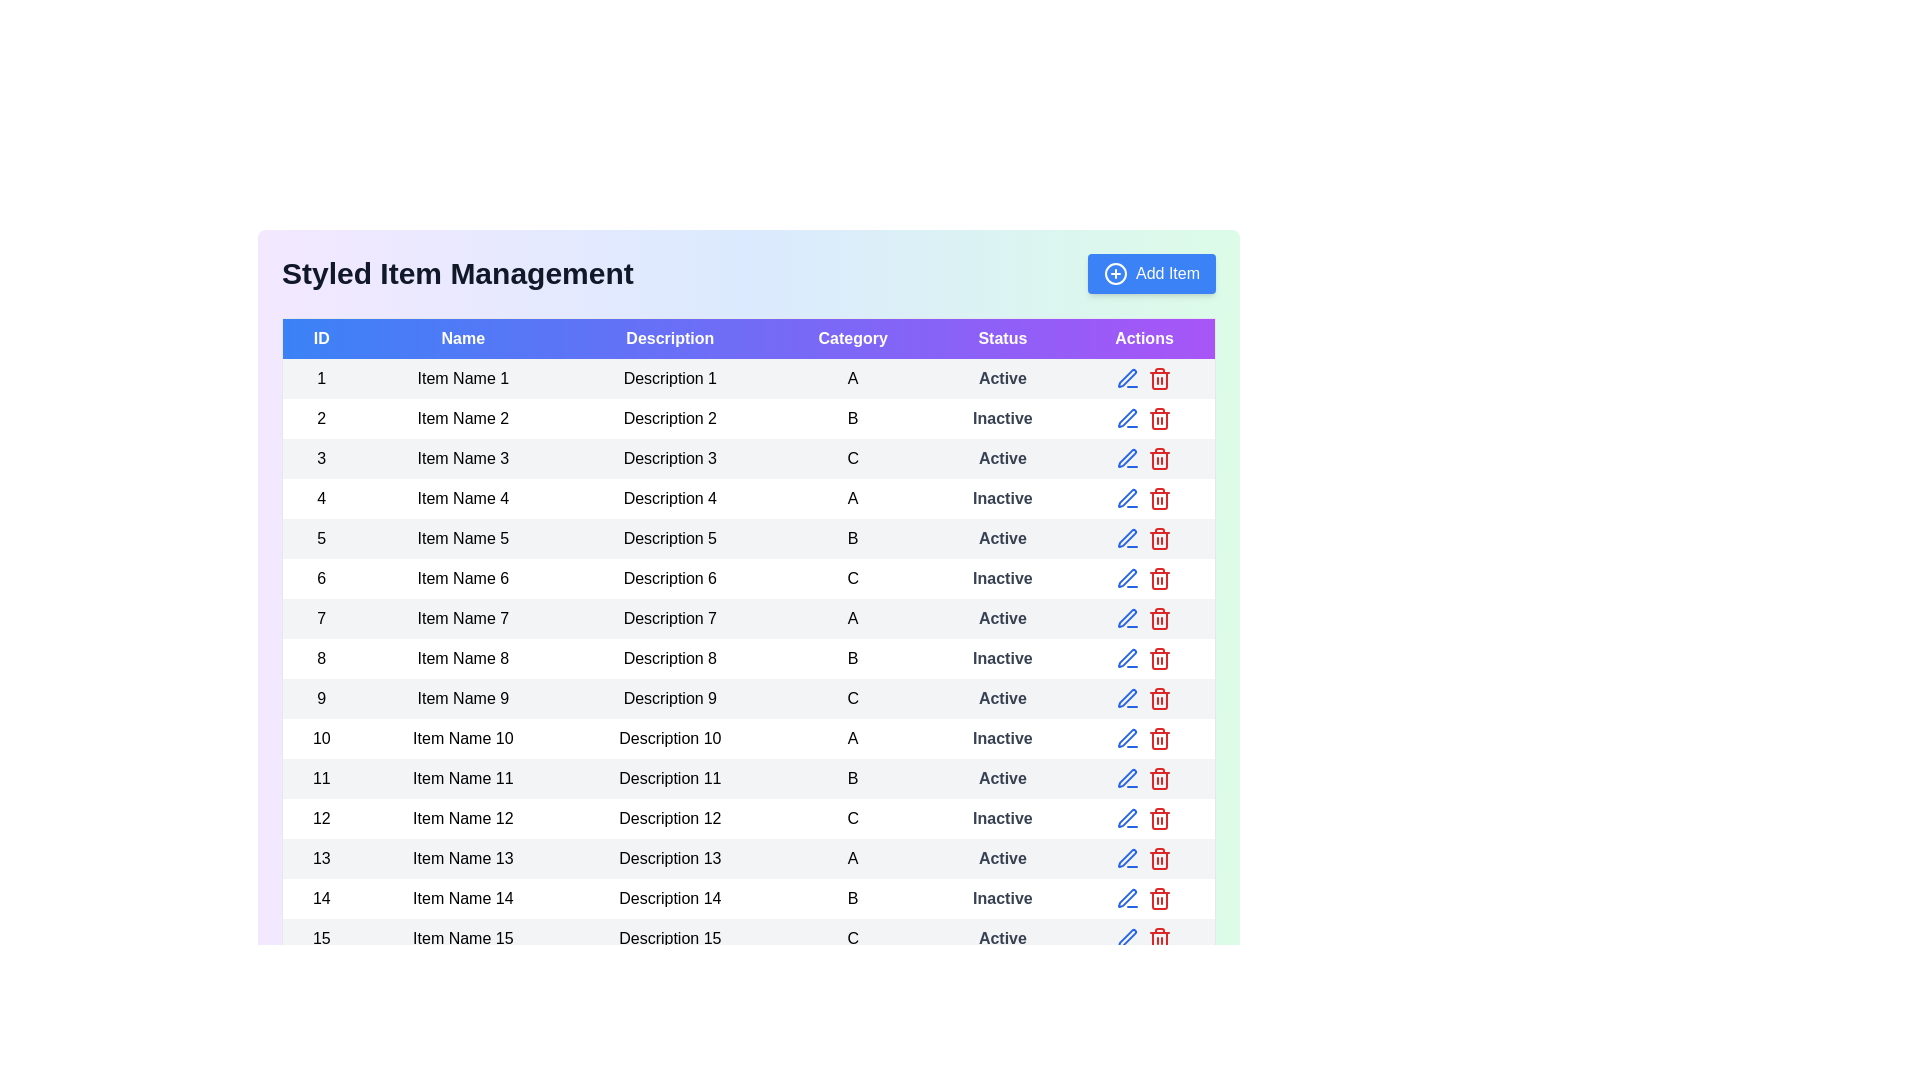 Image resolution: width=1920 pixels, height=1080 pixels. I want to click on the column header Name to sort the table by that column, so click(462, 337).